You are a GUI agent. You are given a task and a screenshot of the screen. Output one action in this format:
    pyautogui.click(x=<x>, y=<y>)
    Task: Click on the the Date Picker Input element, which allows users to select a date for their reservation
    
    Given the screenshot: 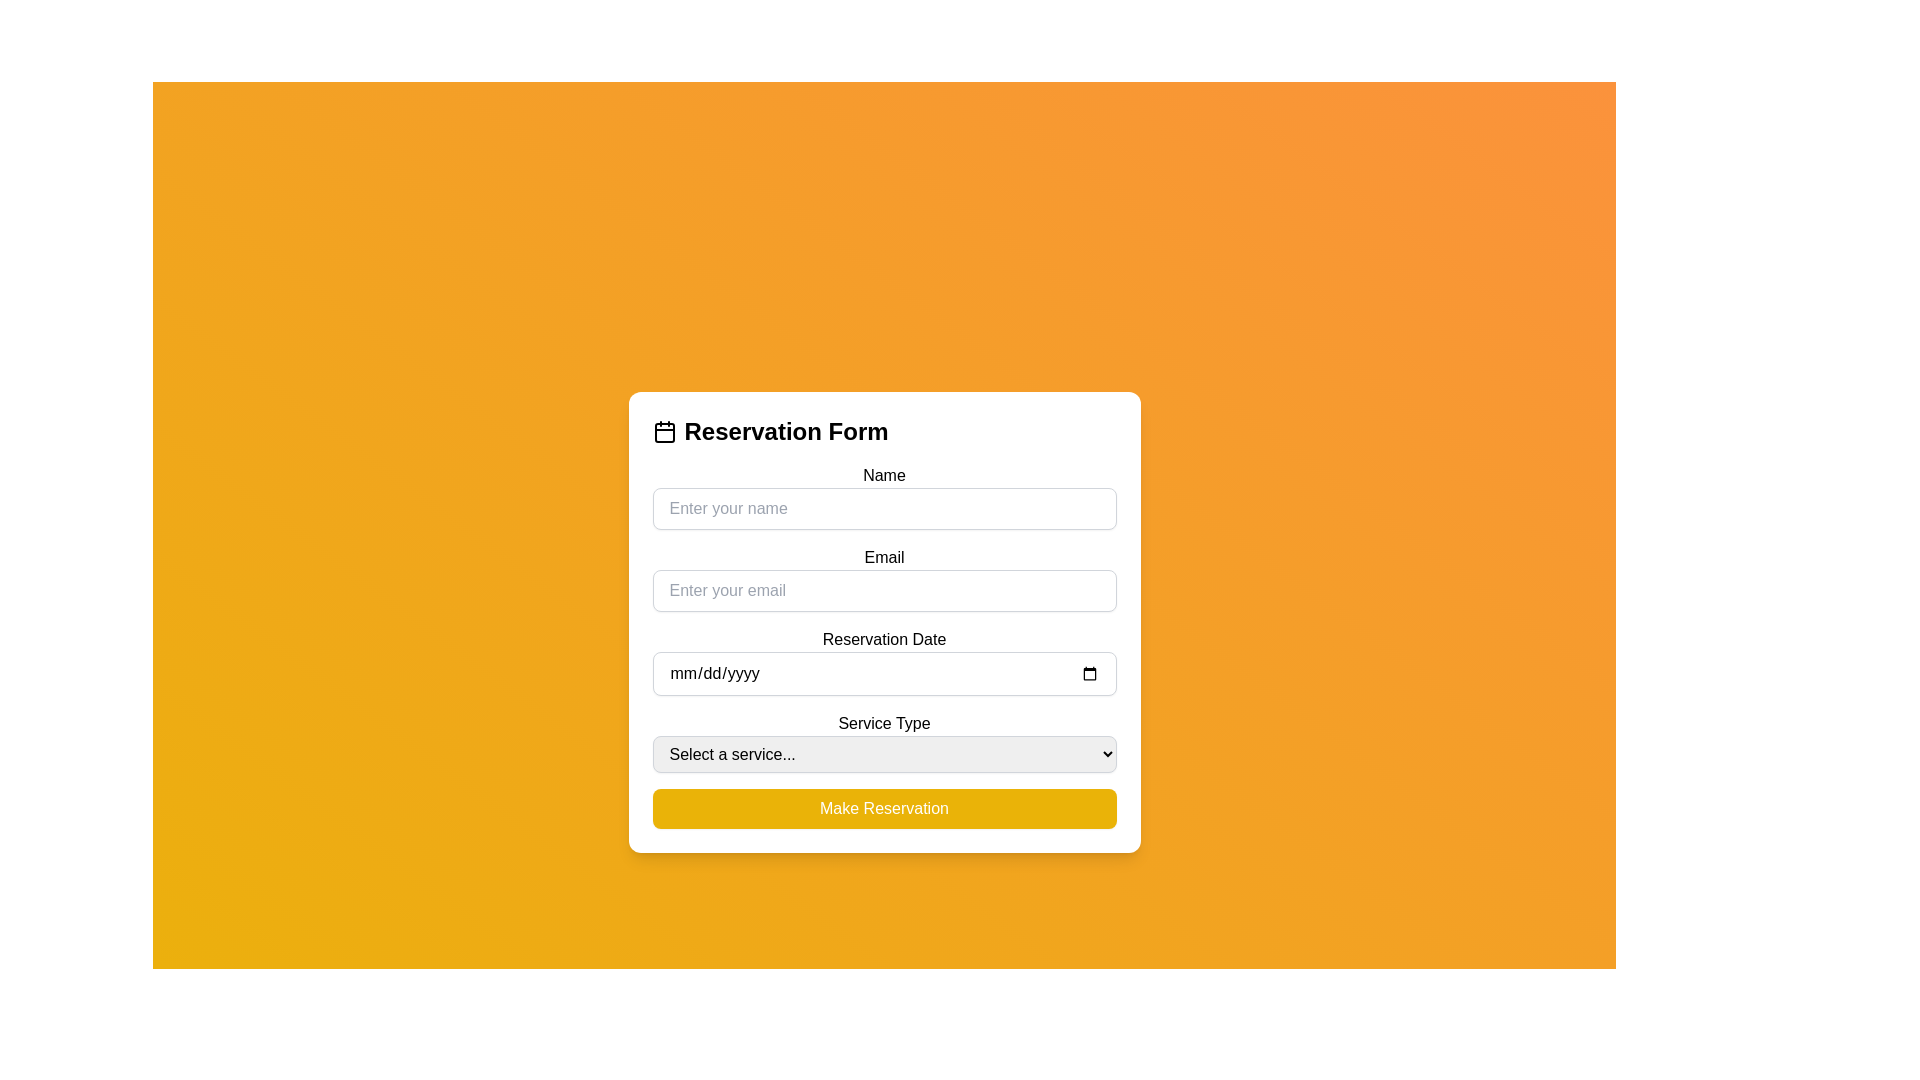 What is the action you would take?
    pyautogui.click(x=883, y=661)
    